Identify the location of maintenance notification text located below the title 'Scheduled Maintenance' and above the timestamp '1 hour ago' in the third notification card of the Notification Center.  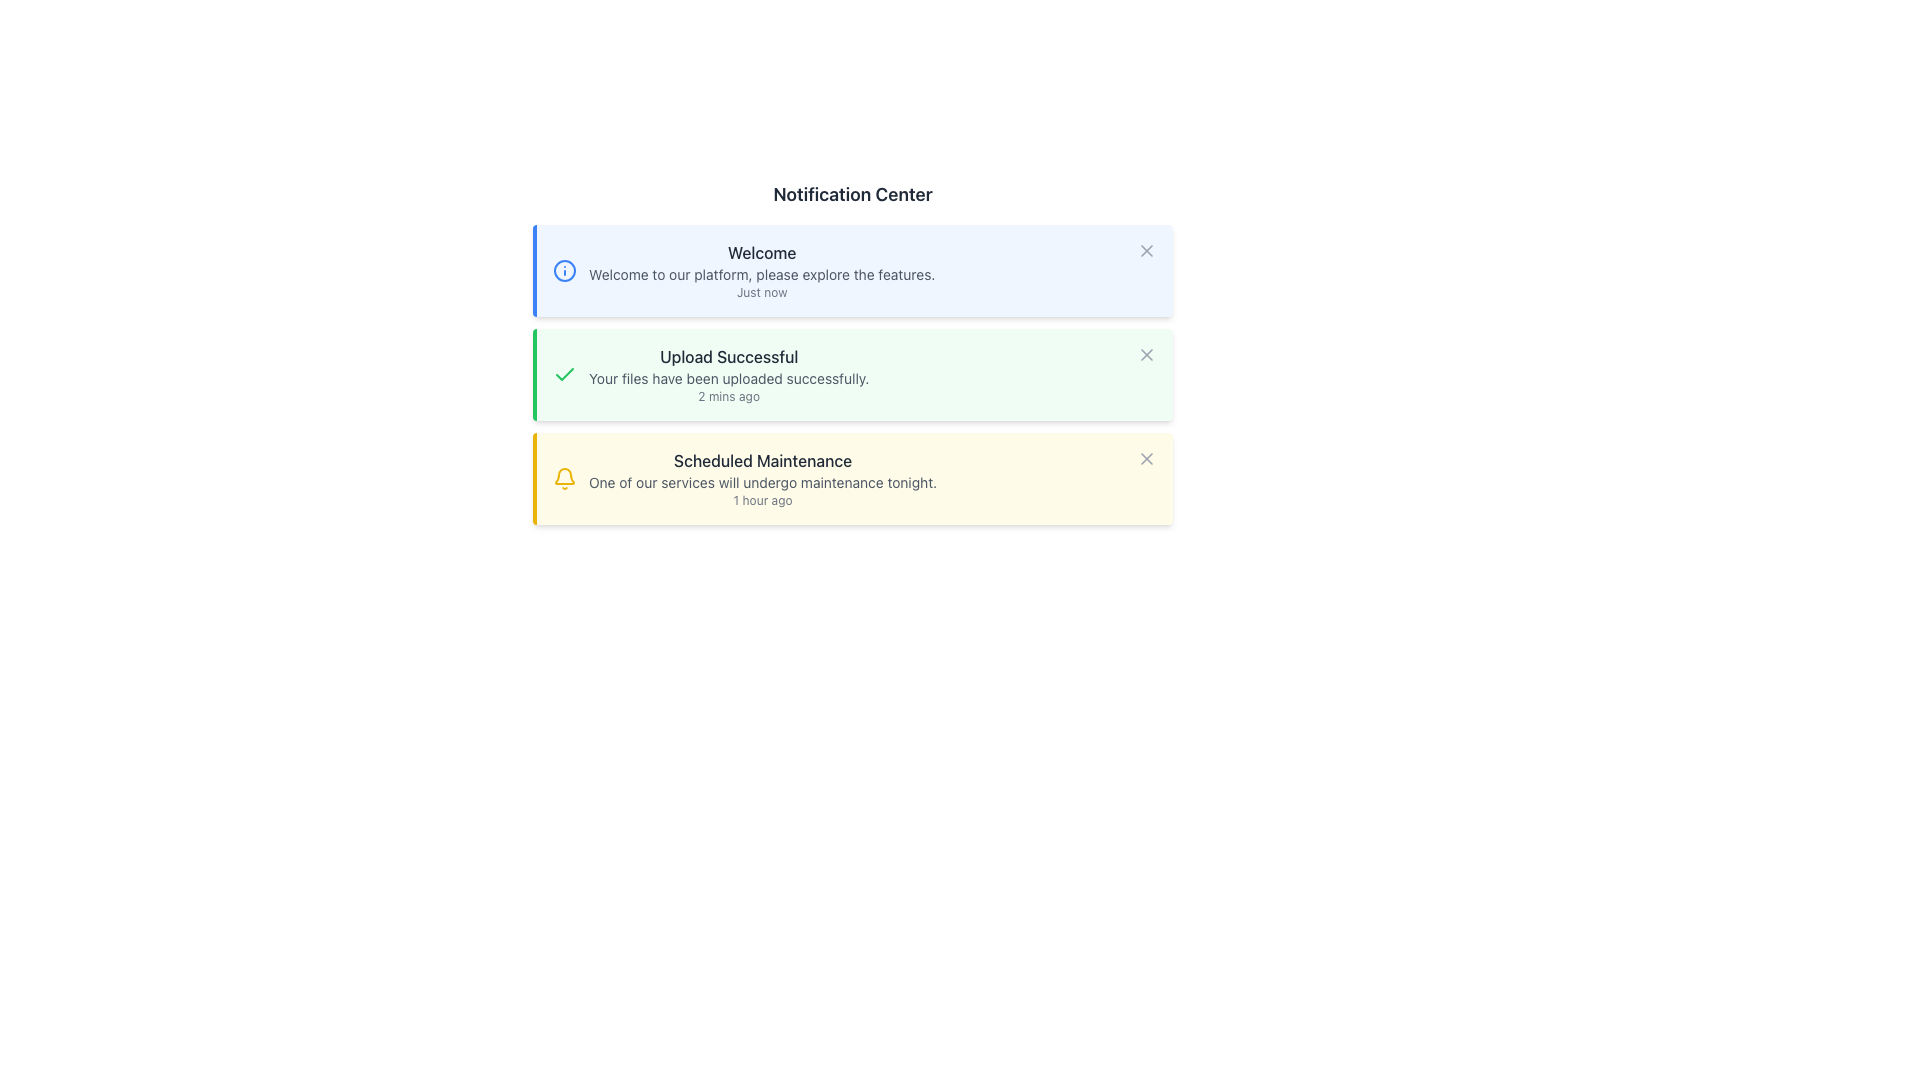
(762, 482).